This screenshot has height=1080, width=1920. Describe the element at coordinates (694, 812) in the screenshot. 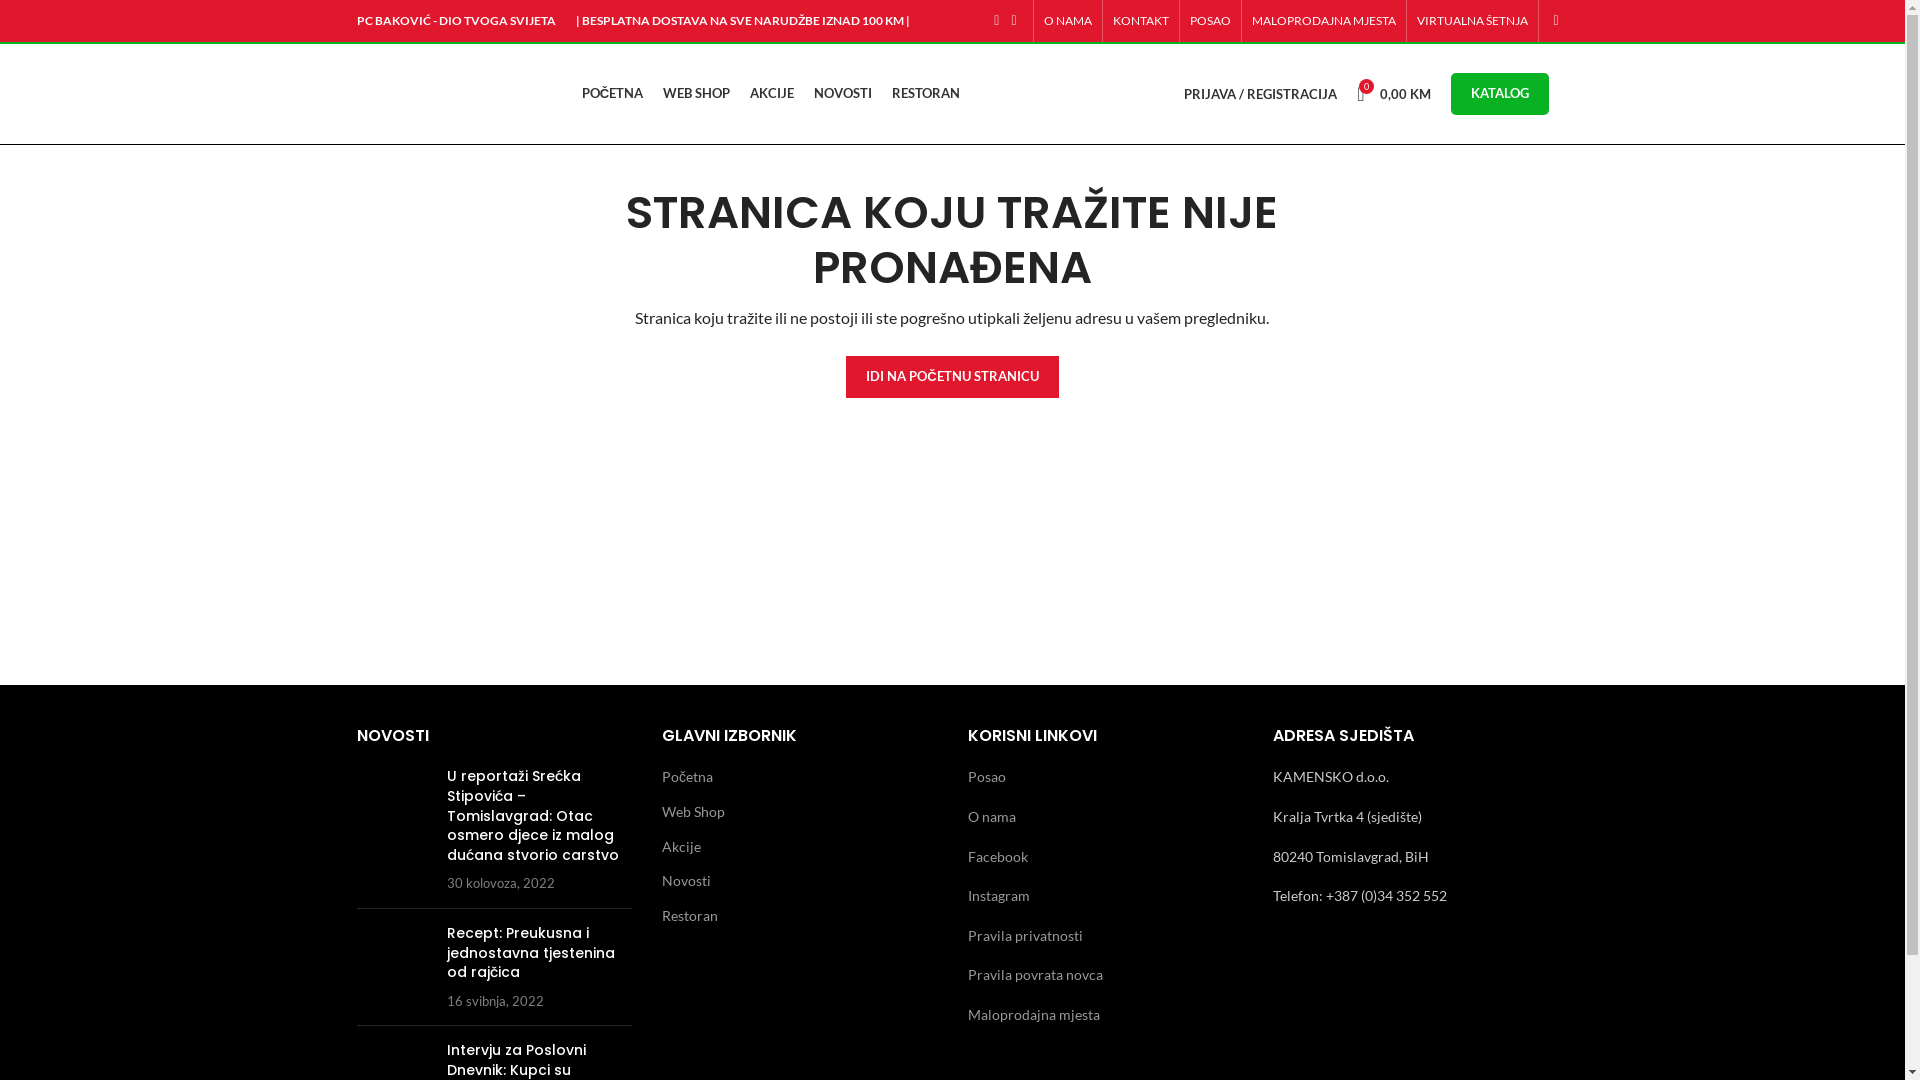

I see `'Web Shop'` at that location.